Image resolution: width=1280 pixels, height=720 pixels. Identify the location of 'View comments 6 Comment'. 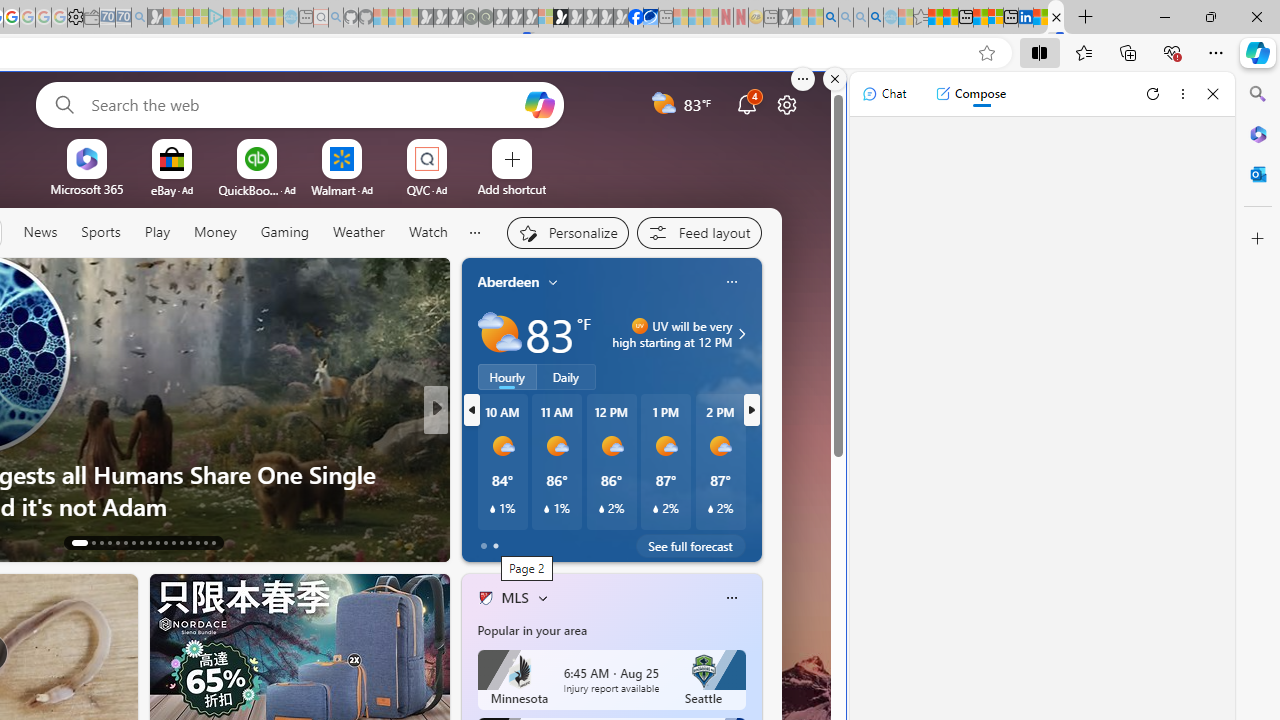
(573, 541).